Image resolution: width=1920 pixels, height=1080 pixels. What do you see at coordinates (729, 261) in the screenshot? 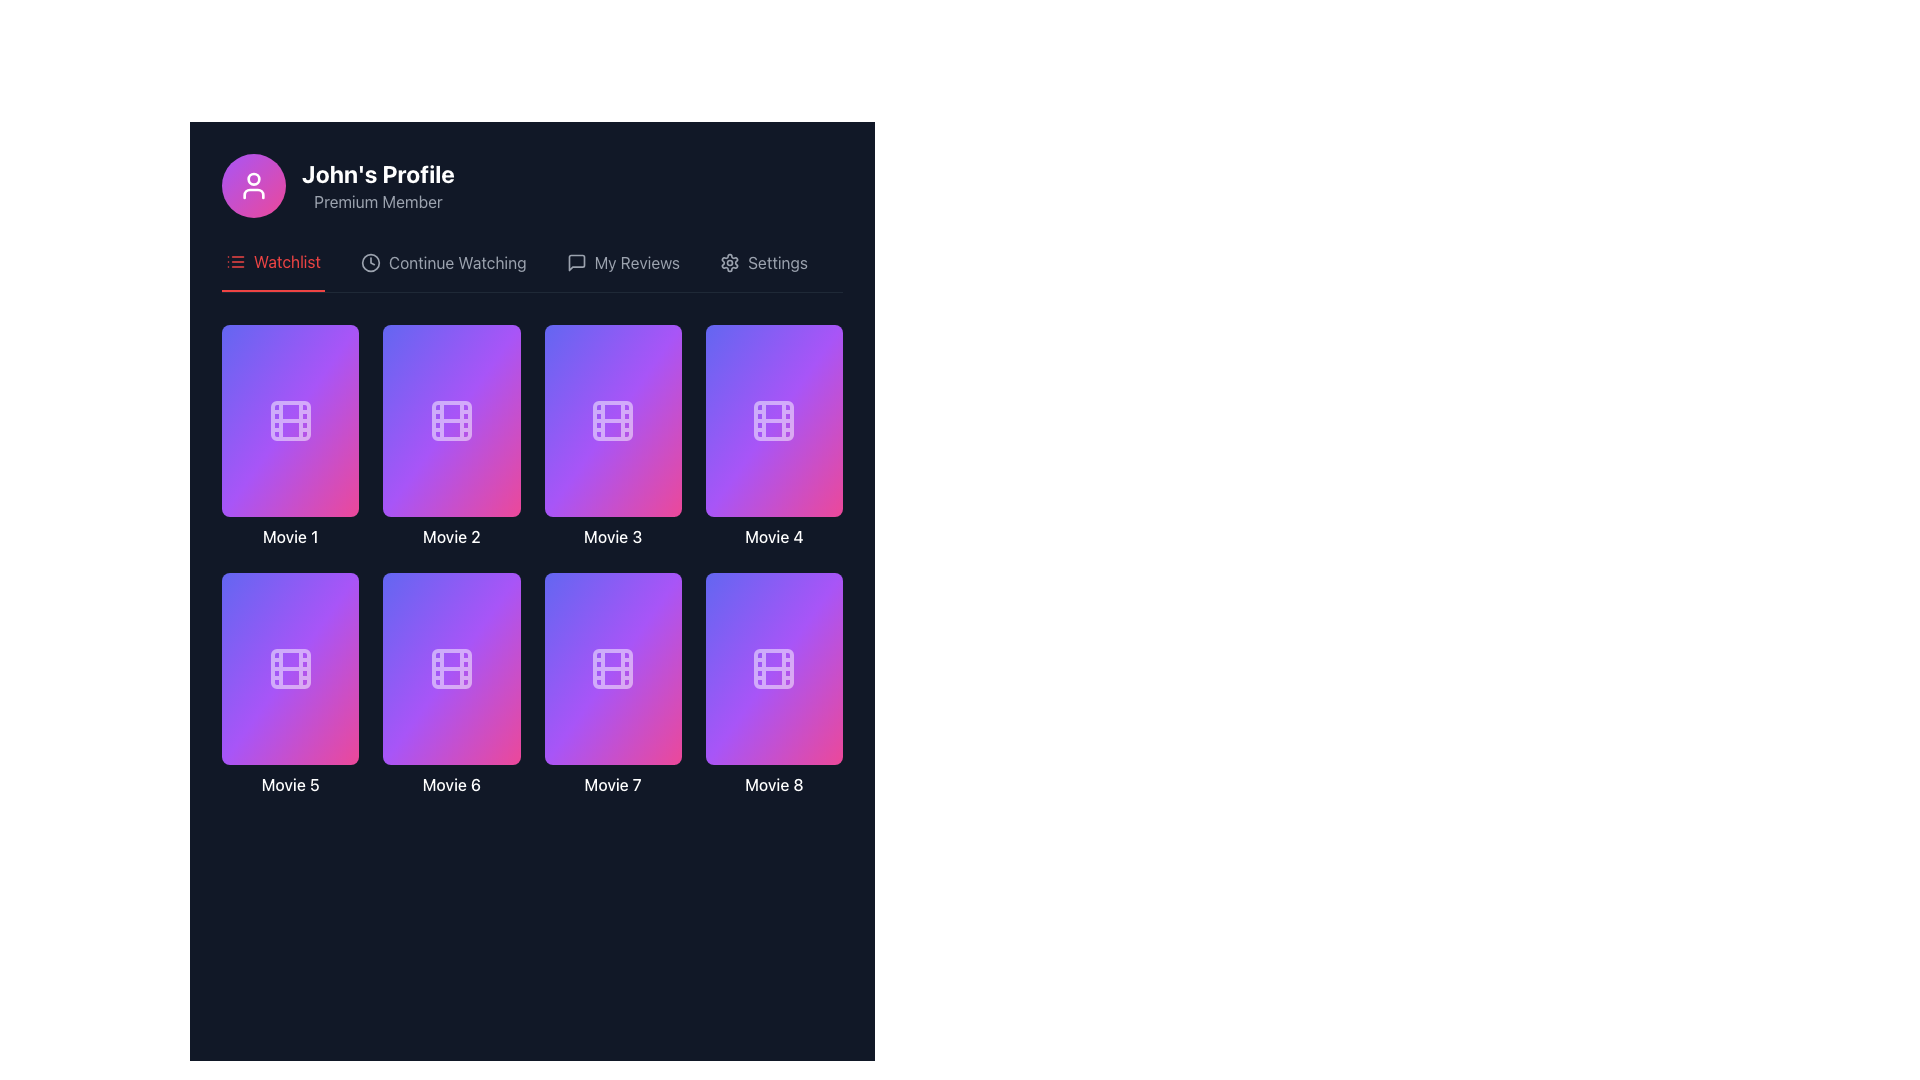
I see `the cogwheel-shaped icon located in the 'Settings' section at the top right of the interface` at bounding box center [729, 261].